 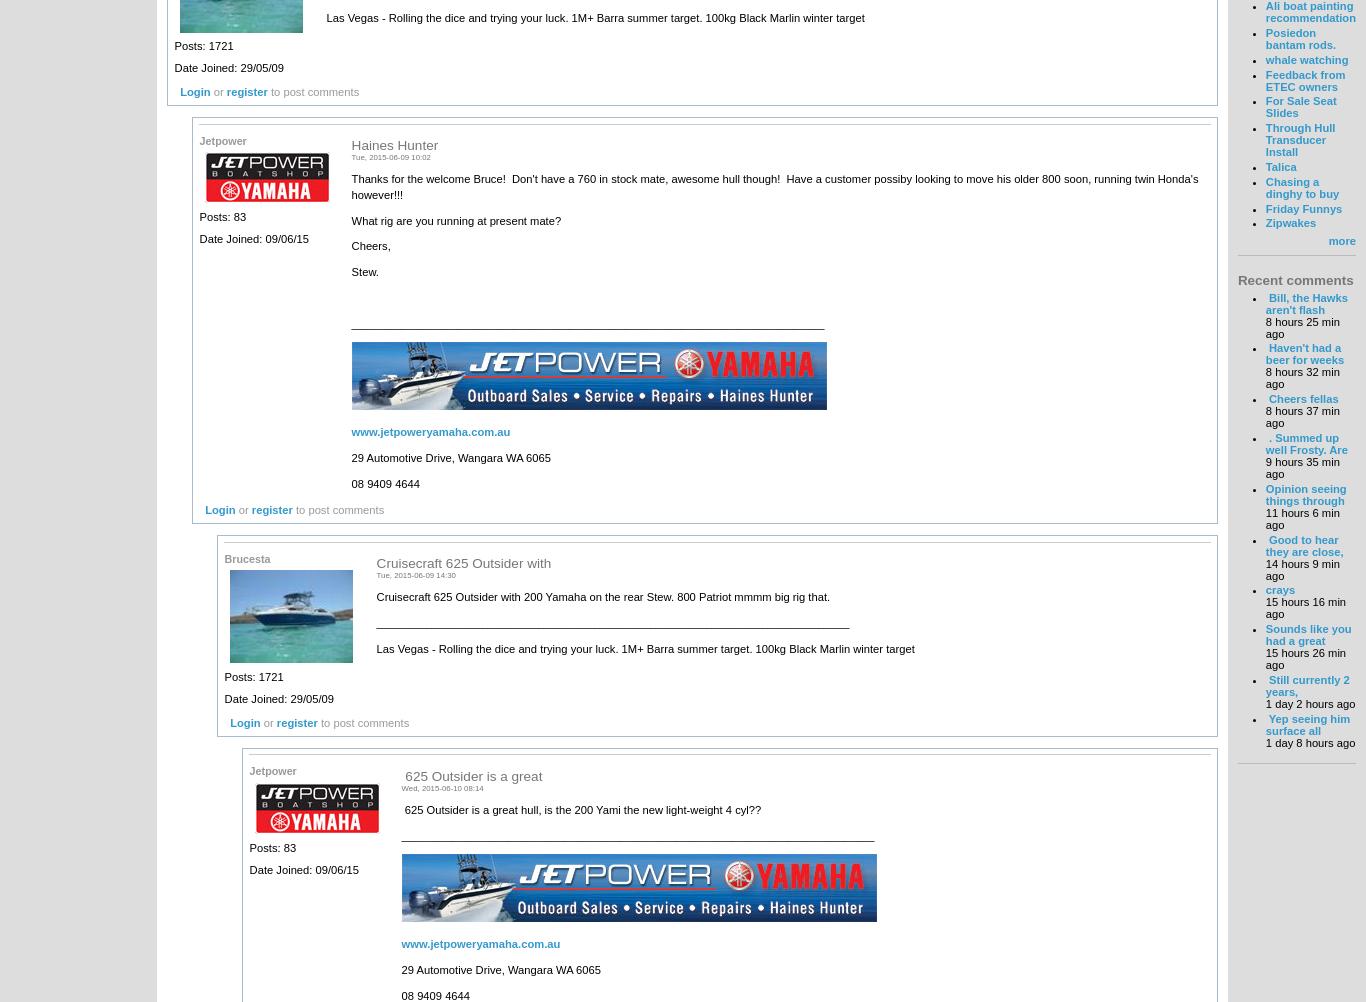 What do you see at coordinates (1305, 302) in the screenshot?
I see `'Bill, the Hawks aren't flash'` at bounding box center [1305, 302].